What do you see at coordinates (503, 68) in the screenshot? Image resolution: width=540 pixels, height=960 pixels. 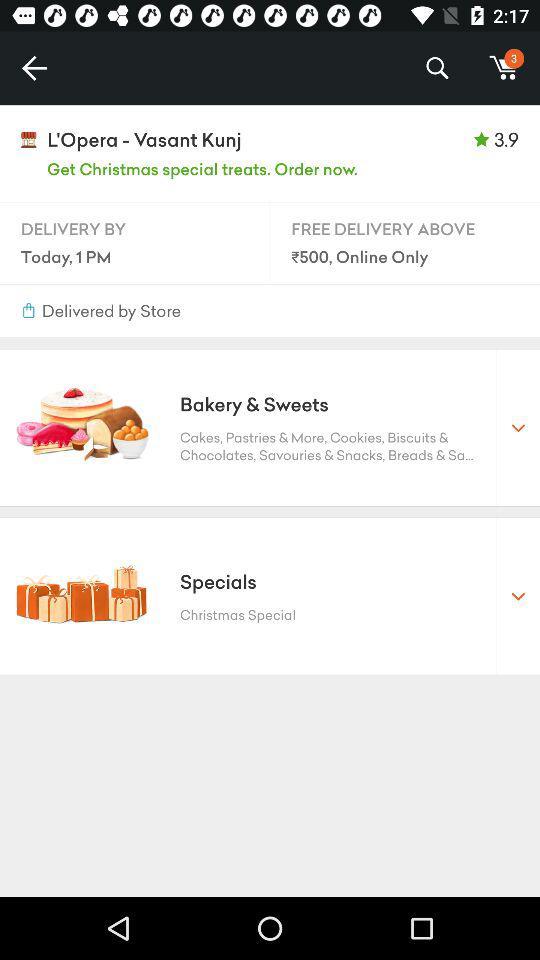 I see `icon next to the %` at bounding box center [503, 68].